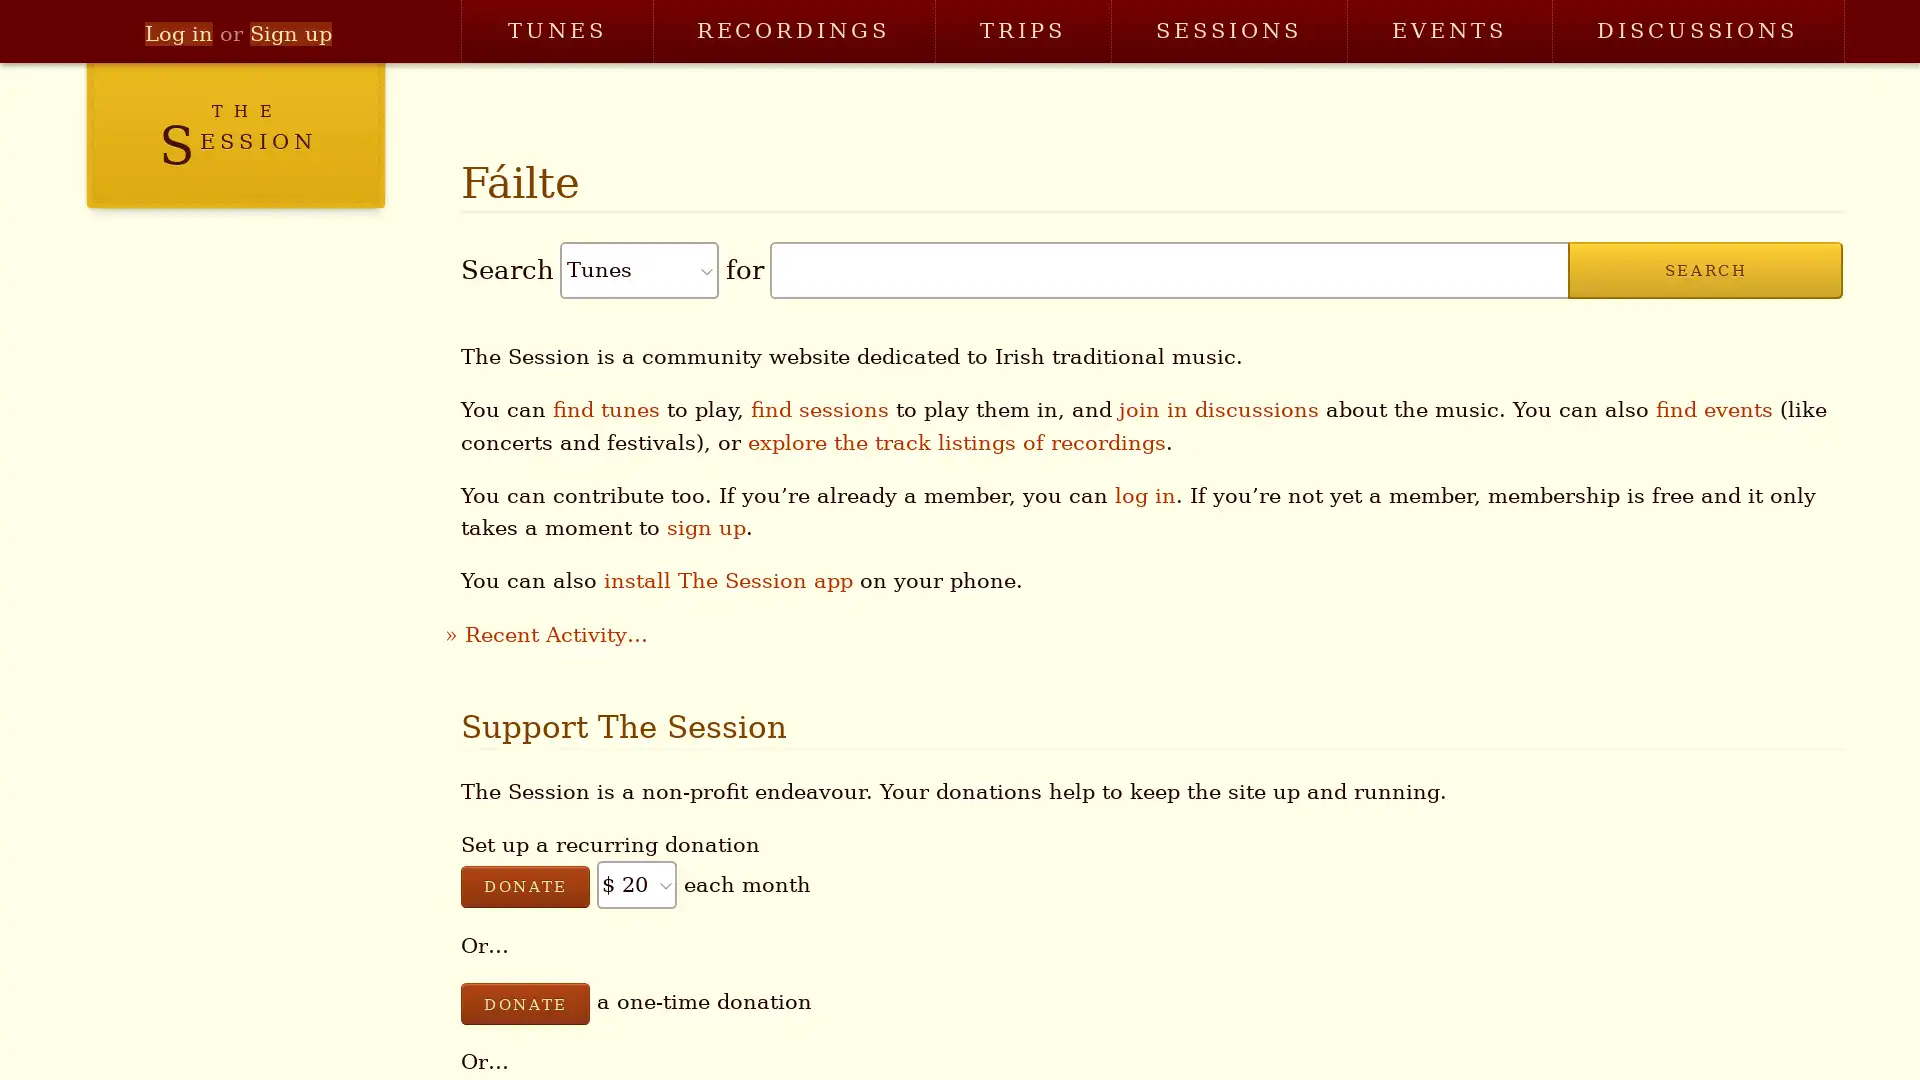 Image resolution: width=1920 pixels, height=1080 pixels. I want to click on search, so click(1703, 270).